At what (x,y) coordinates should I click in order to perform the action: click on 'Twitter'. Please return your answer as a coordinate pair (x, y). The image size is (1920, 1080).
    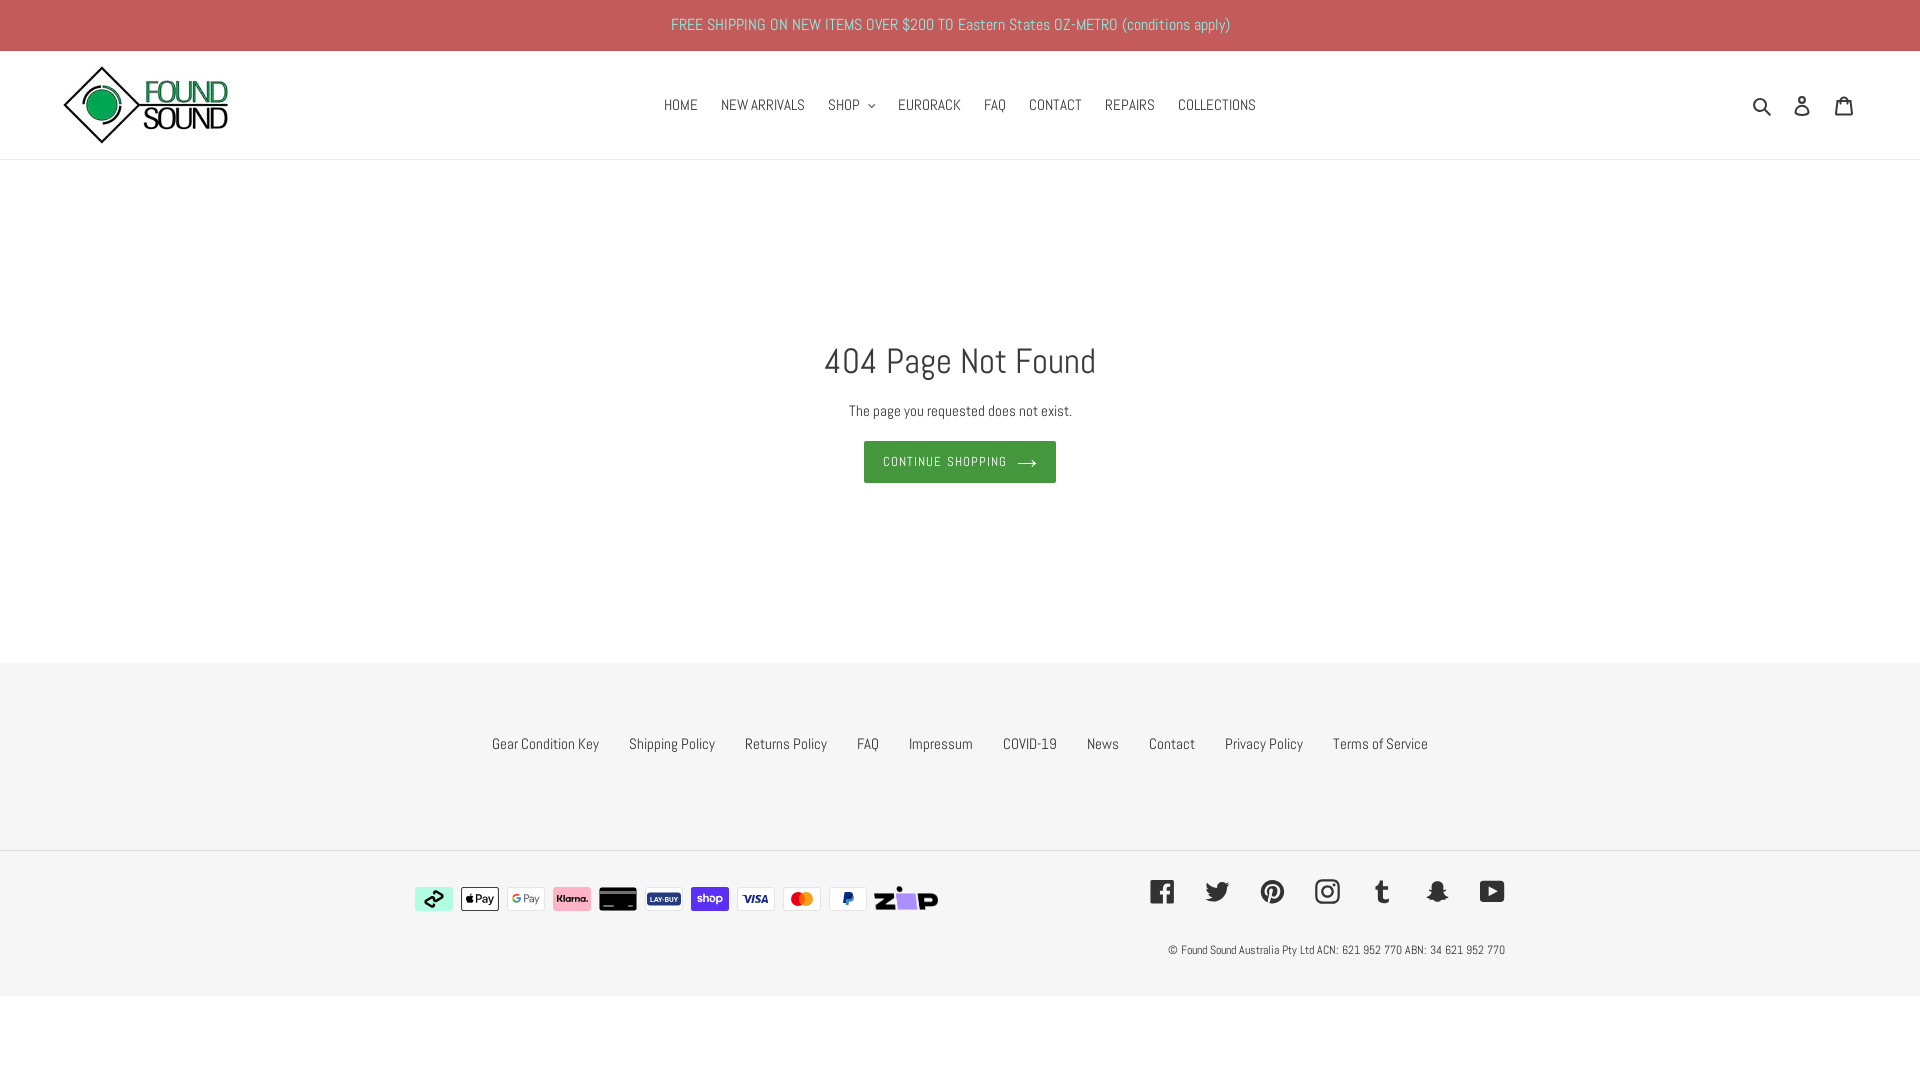
    Looking at the image, I should click on (1216, 890).